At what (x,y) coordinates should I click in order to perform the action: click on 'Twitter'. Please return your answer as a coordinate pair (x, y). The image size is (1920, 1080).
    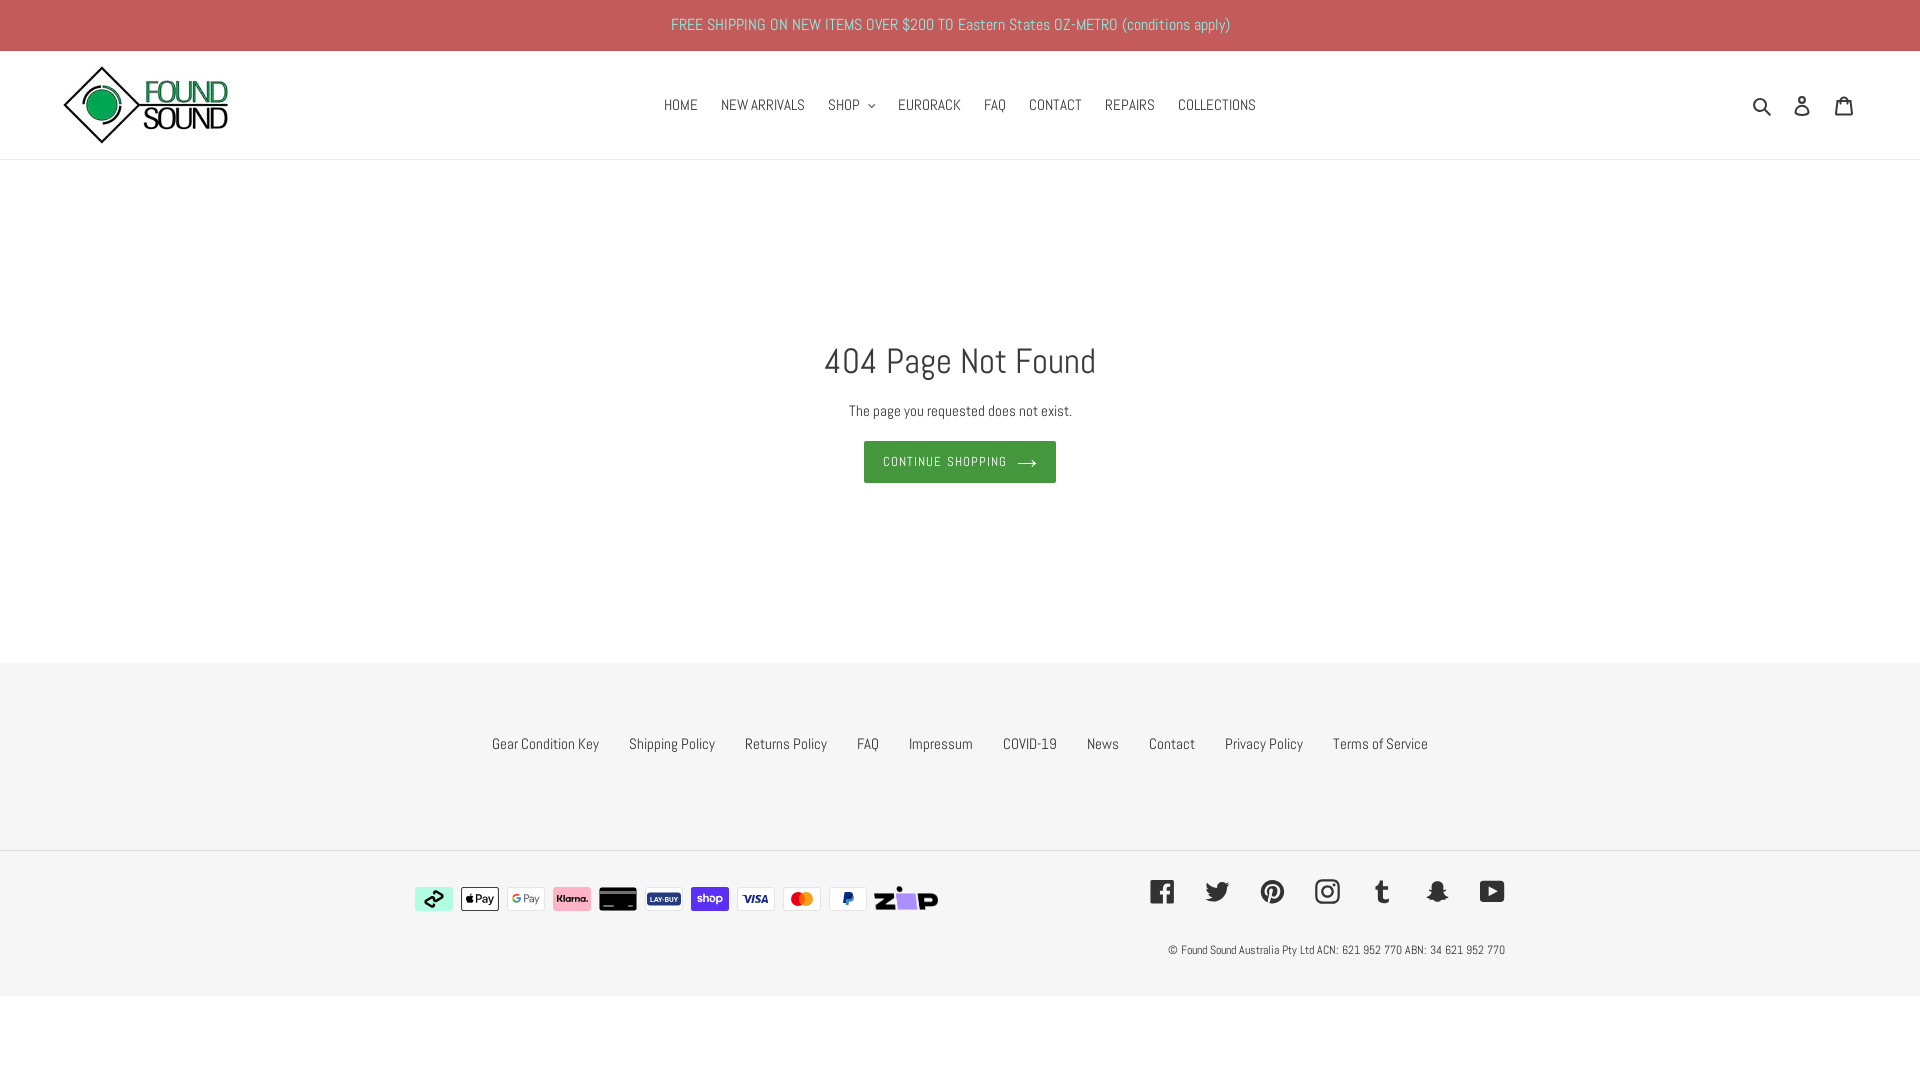
    Looking at the image, I should click on (1216, 890).